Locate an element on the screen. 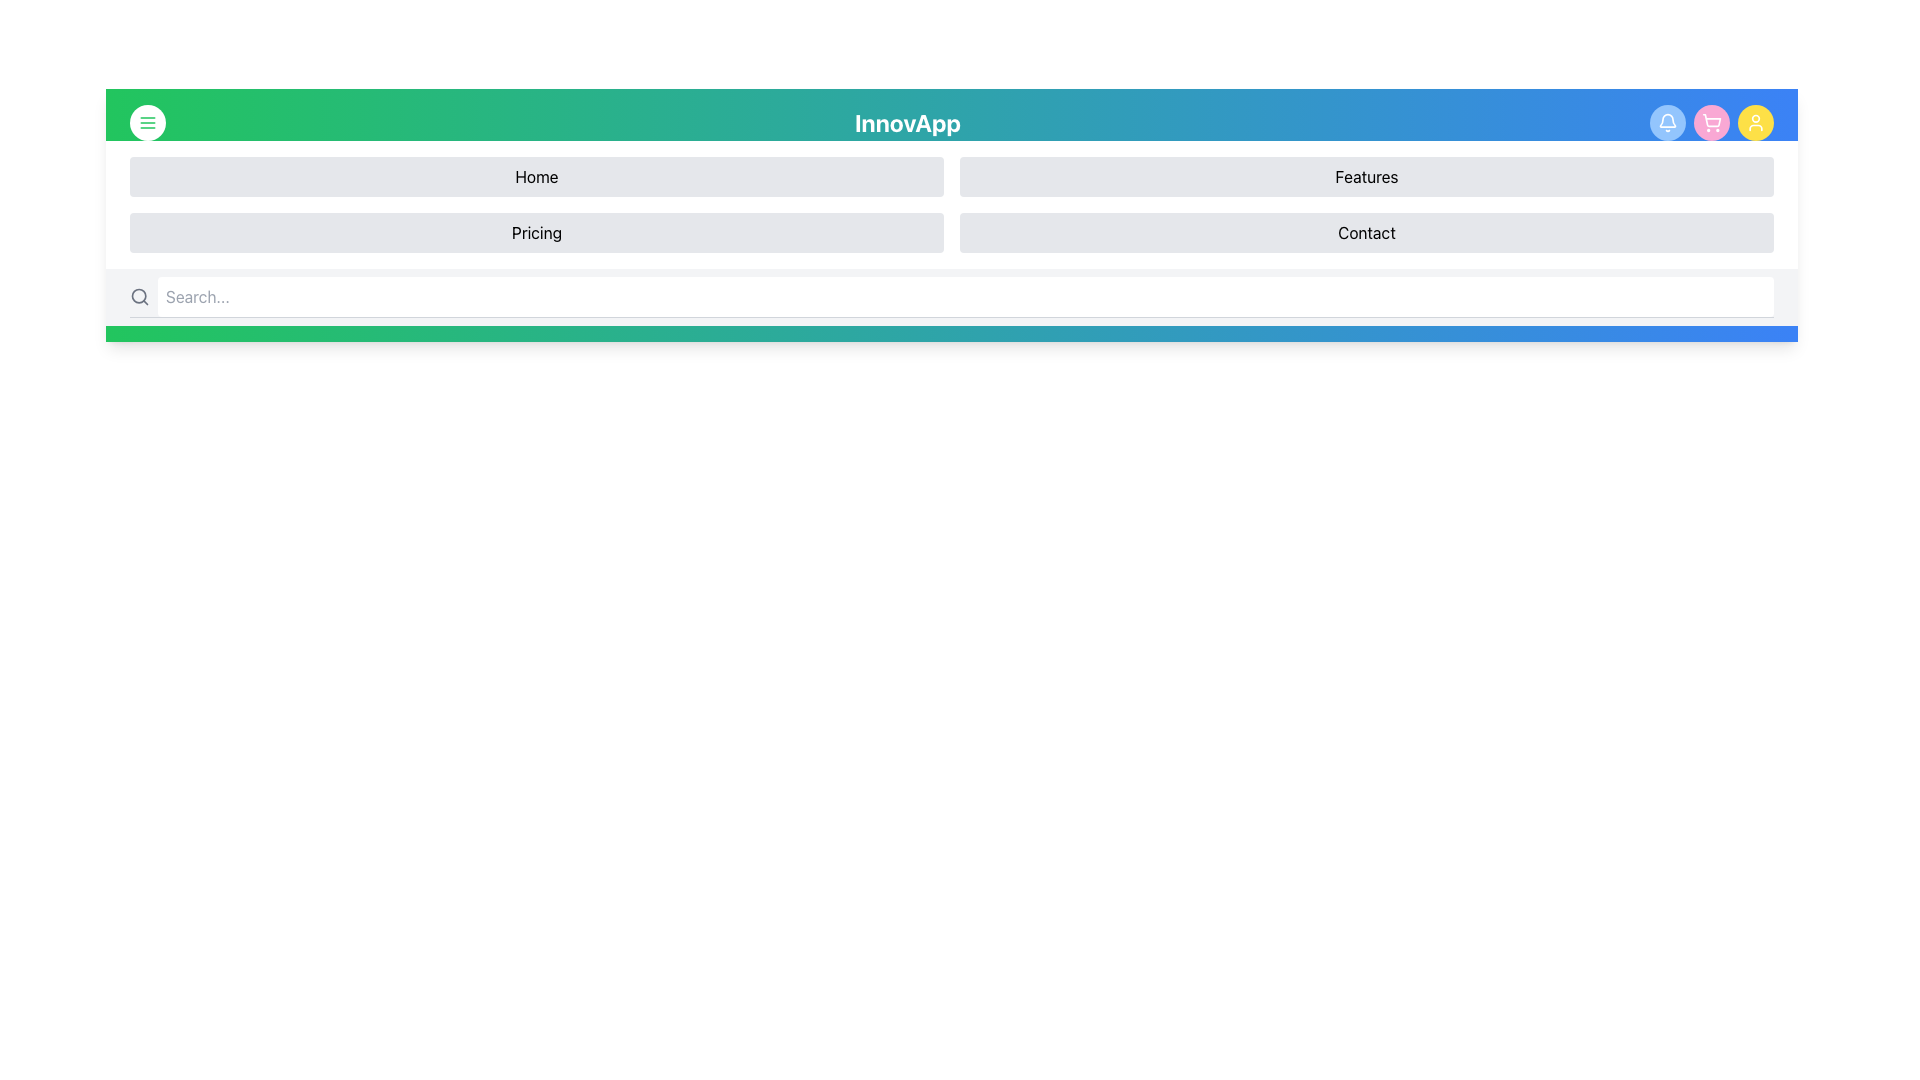 This screenshot has width=1920, height=1080. the shopping cart button located in the top-right corner of the interface using keyboard navigation is located at coordinates (1711, 123).